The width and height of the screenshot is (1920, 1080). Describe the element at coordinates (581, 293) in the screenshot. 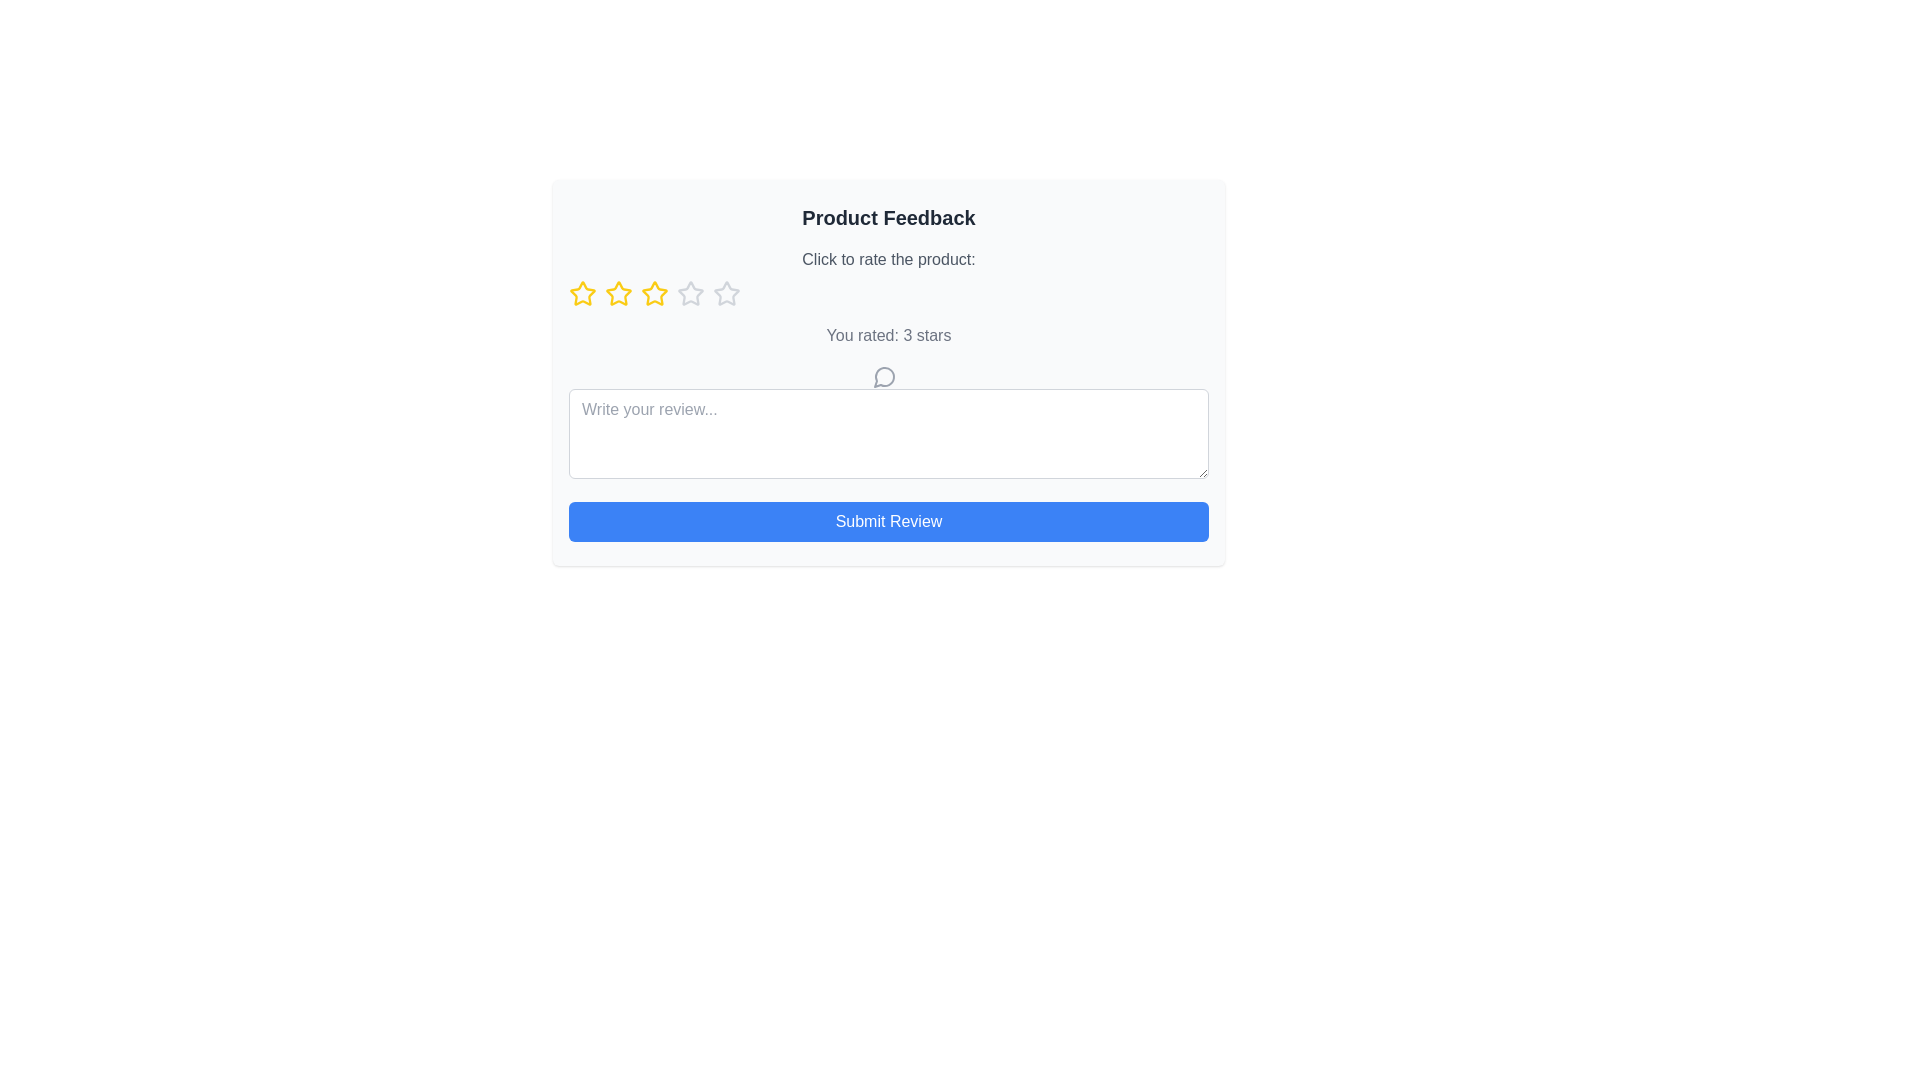

I see `the star-shaped icon button with a yellow outline` at that location.